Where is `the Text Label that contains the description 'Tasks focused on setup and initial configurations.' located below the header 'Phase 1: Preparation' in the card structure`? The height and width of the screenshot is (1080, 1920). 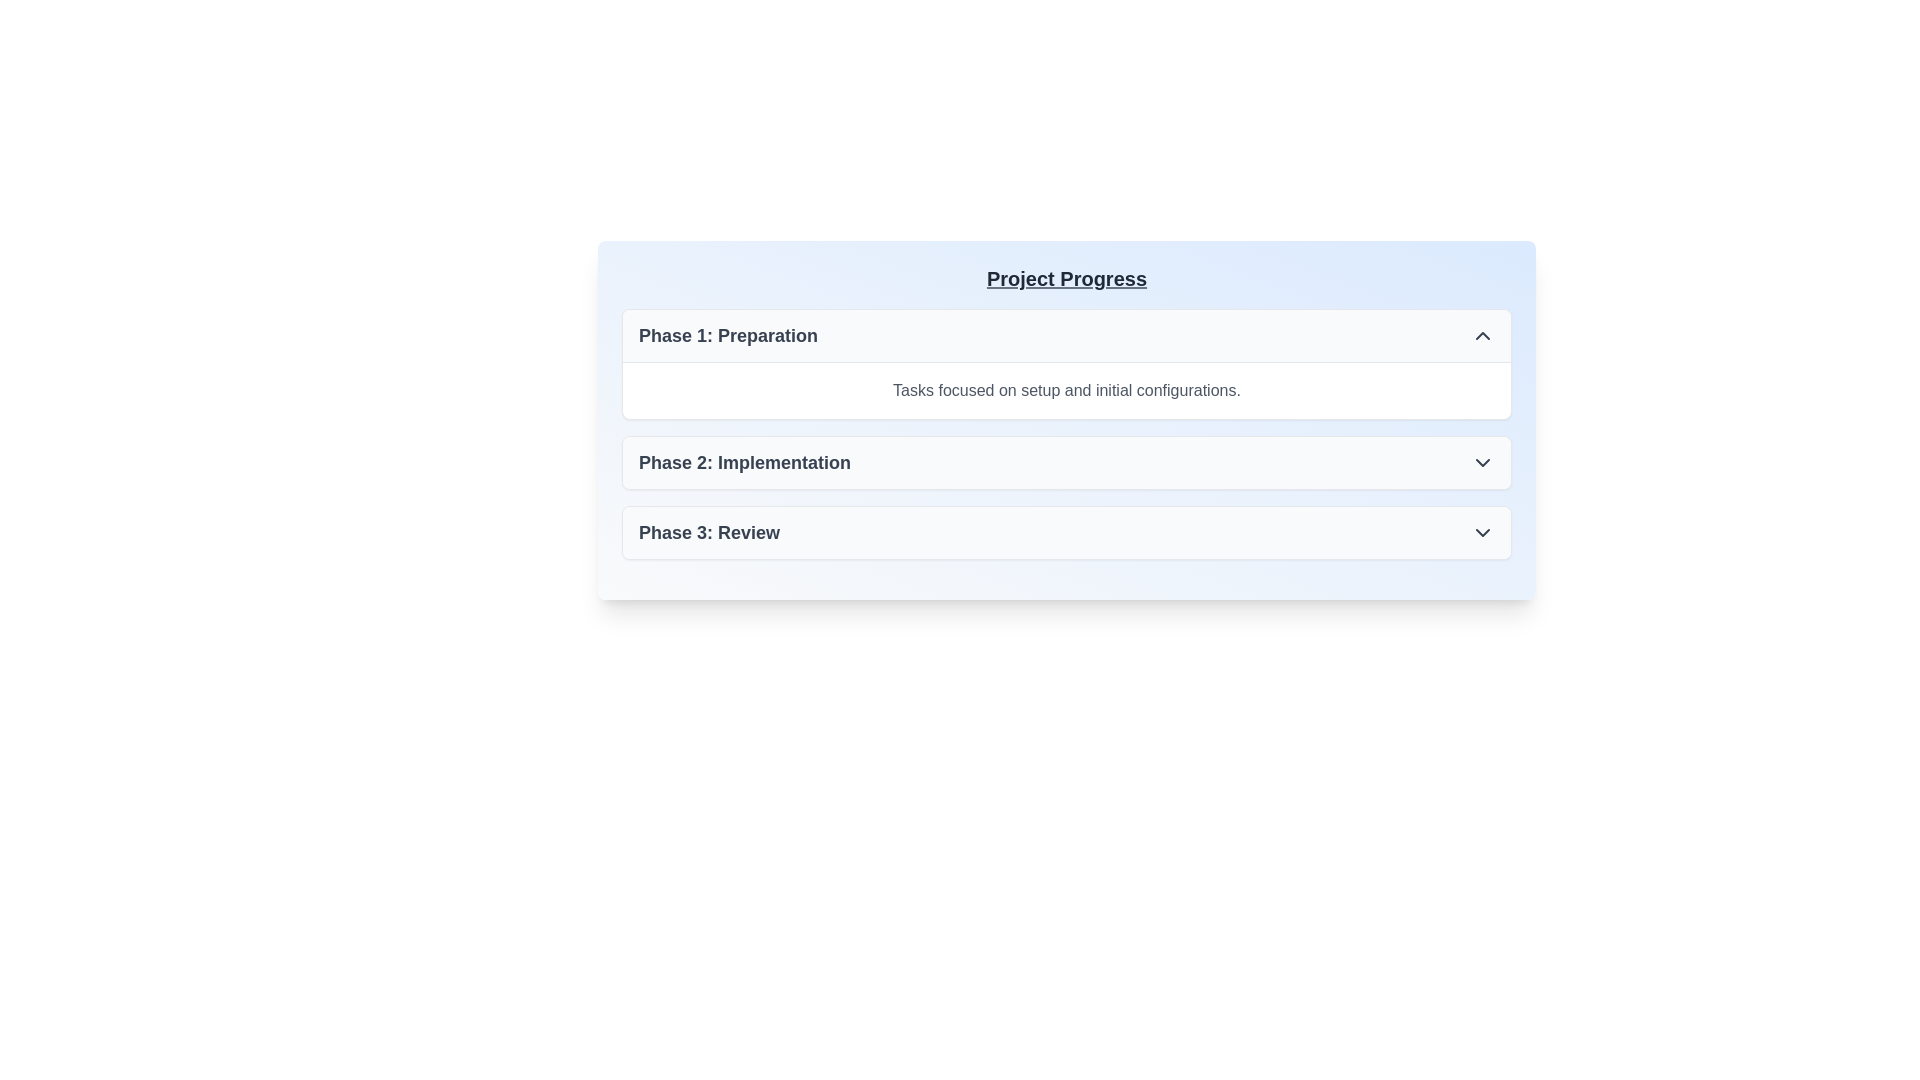
the Text Label that contains the description 'Tasks focused on setup and initial configurations.' located below the header 'Phase 1: Preparation' in the card structure is located at coordinates (1065, 389).